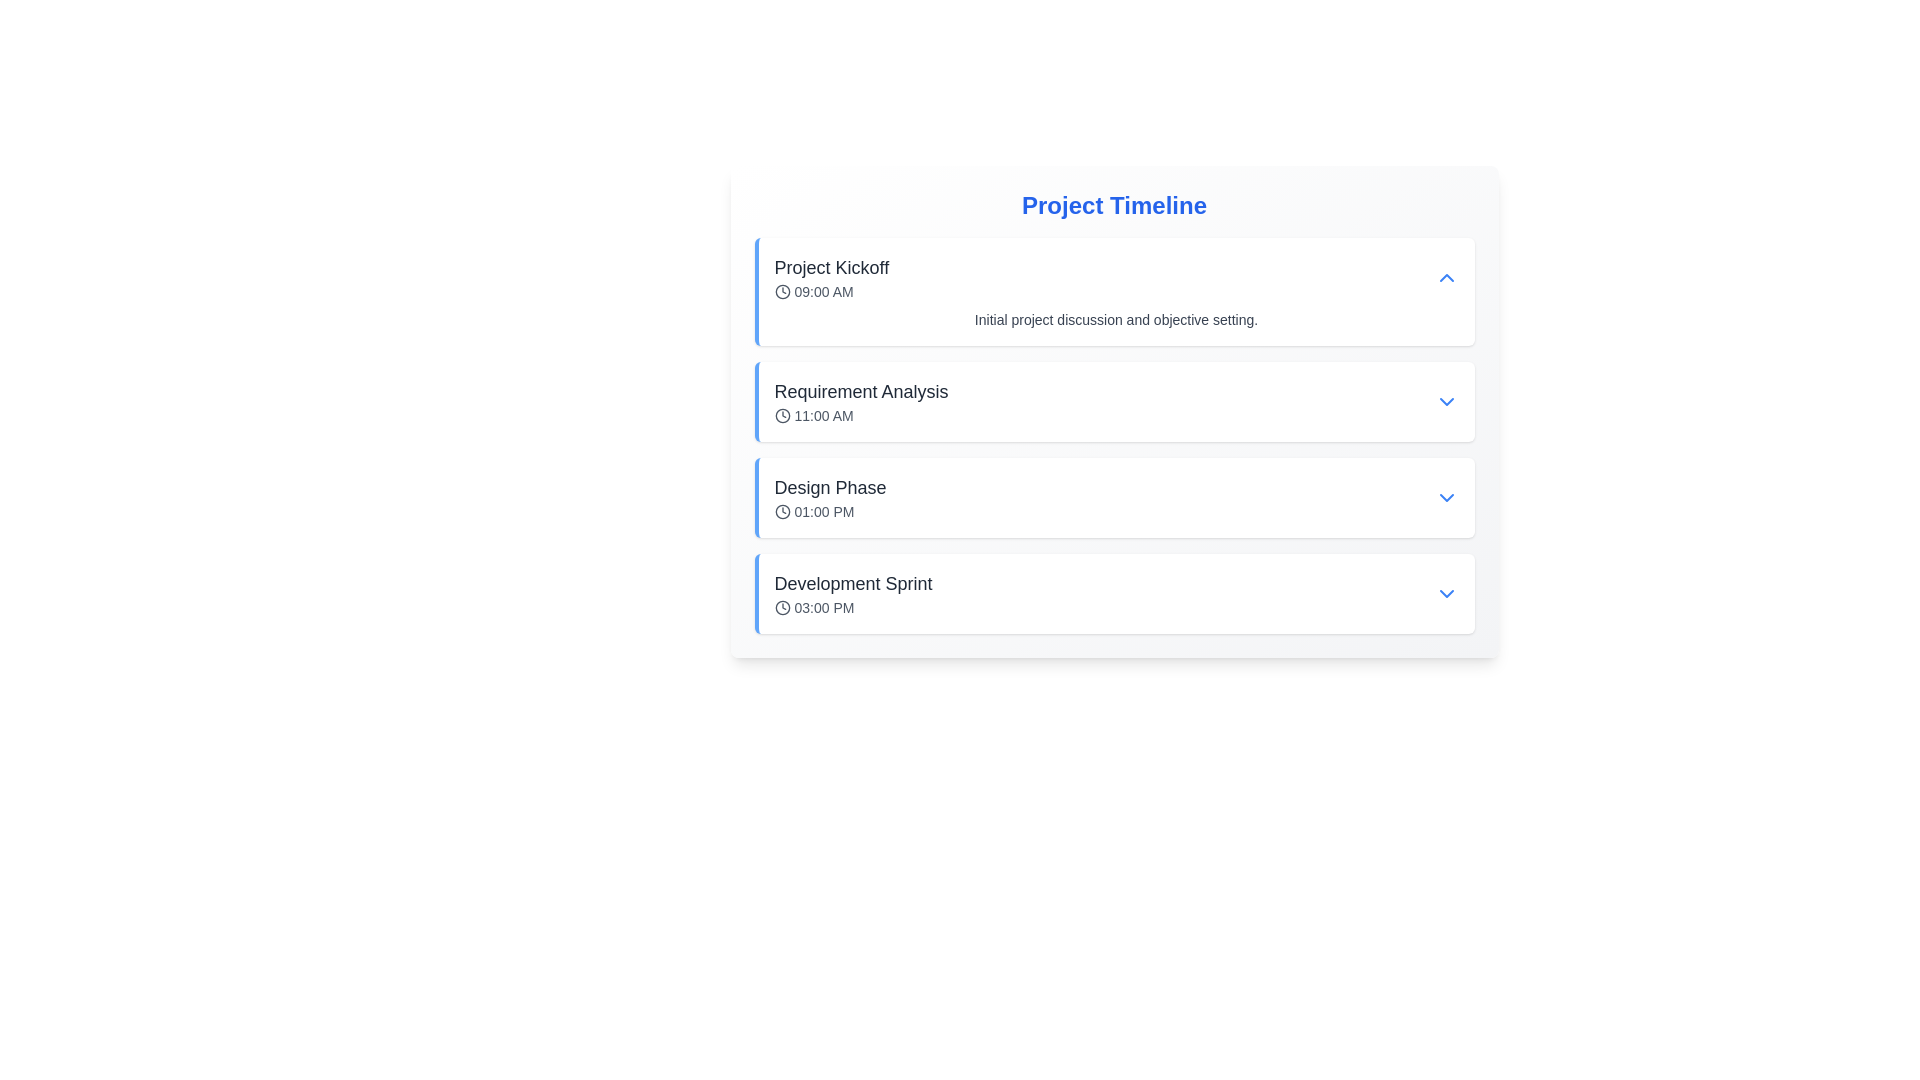 The width and height of the screenshot is (1920, 1080). I want to click on the text label displaying '09:00 AM' with a clock icon, located in the 'Project Timeline' section under the 'Project Kickoff' card, so click(831, 292).